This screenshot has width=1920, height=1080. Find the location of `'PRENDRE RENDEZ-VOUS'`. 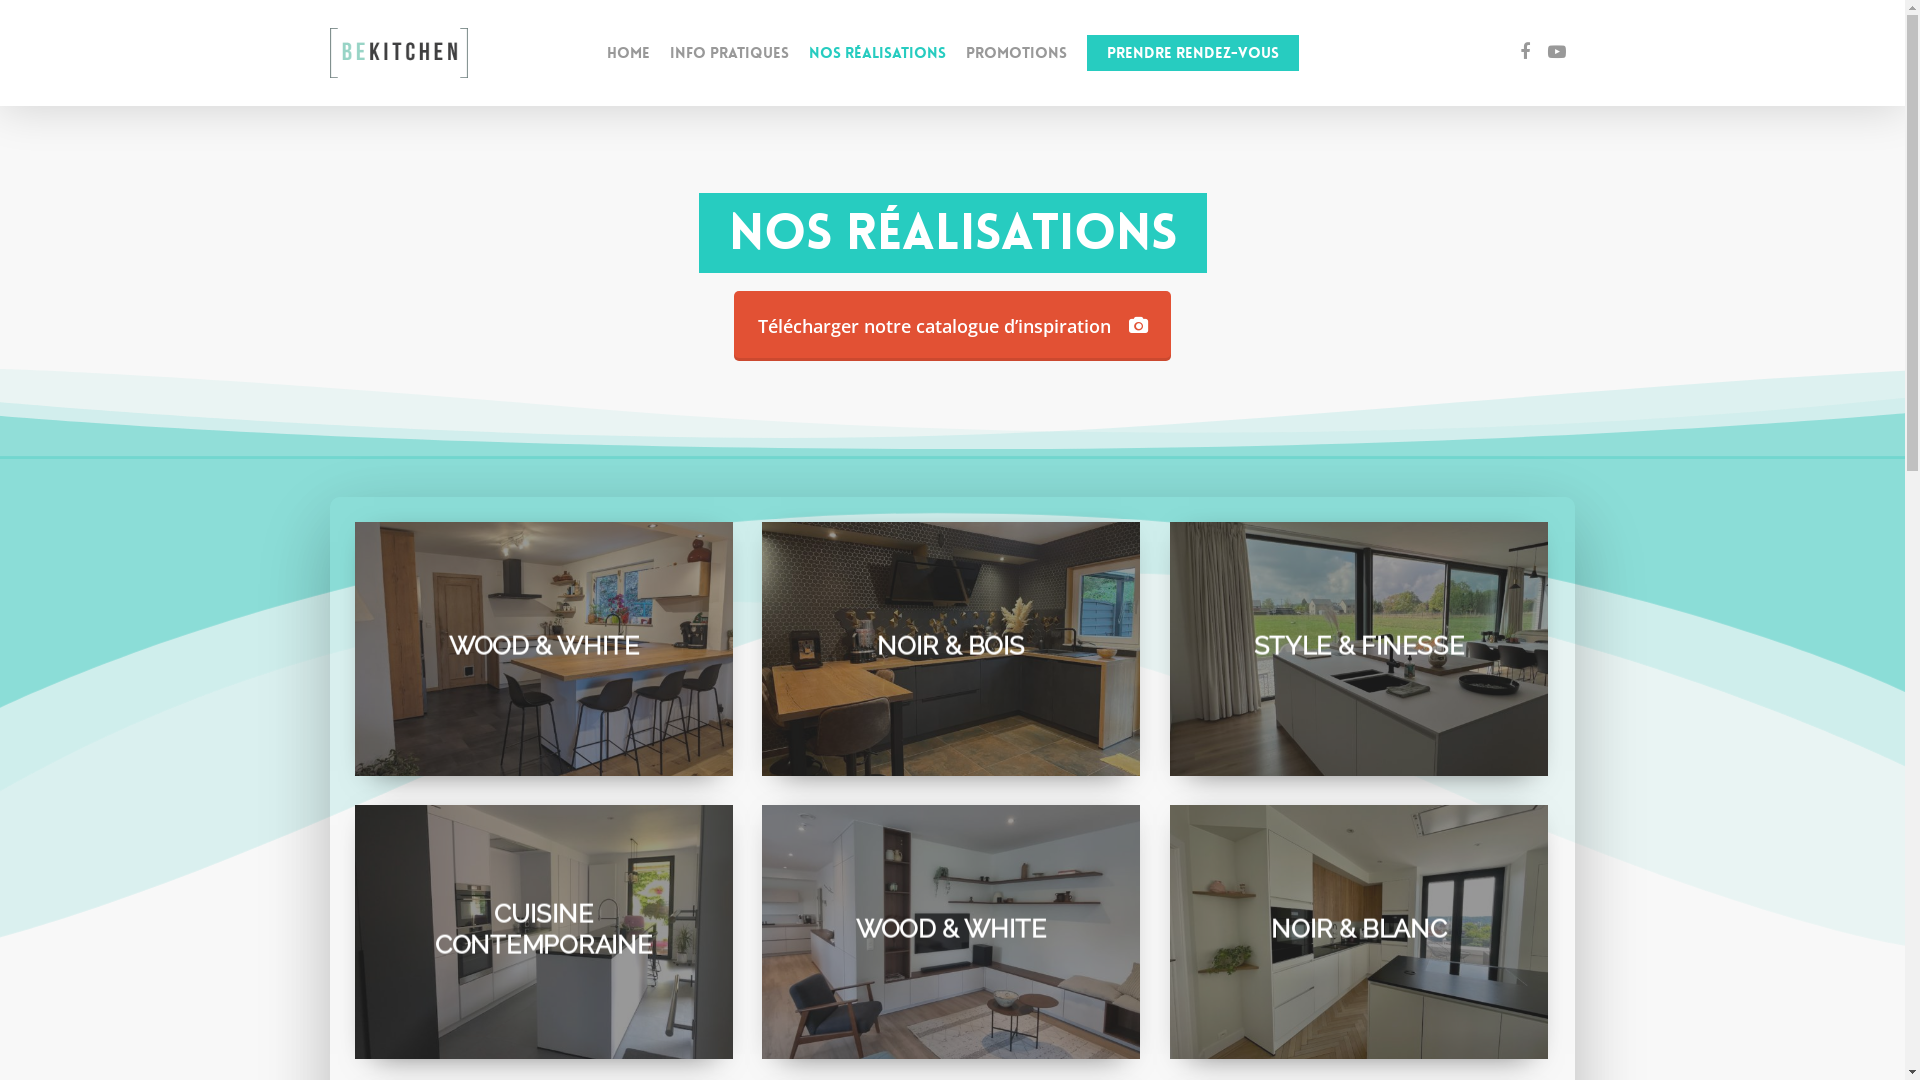

'PRENDRE RENDEZ-VOUS' is located at coordinates (1084, 52).